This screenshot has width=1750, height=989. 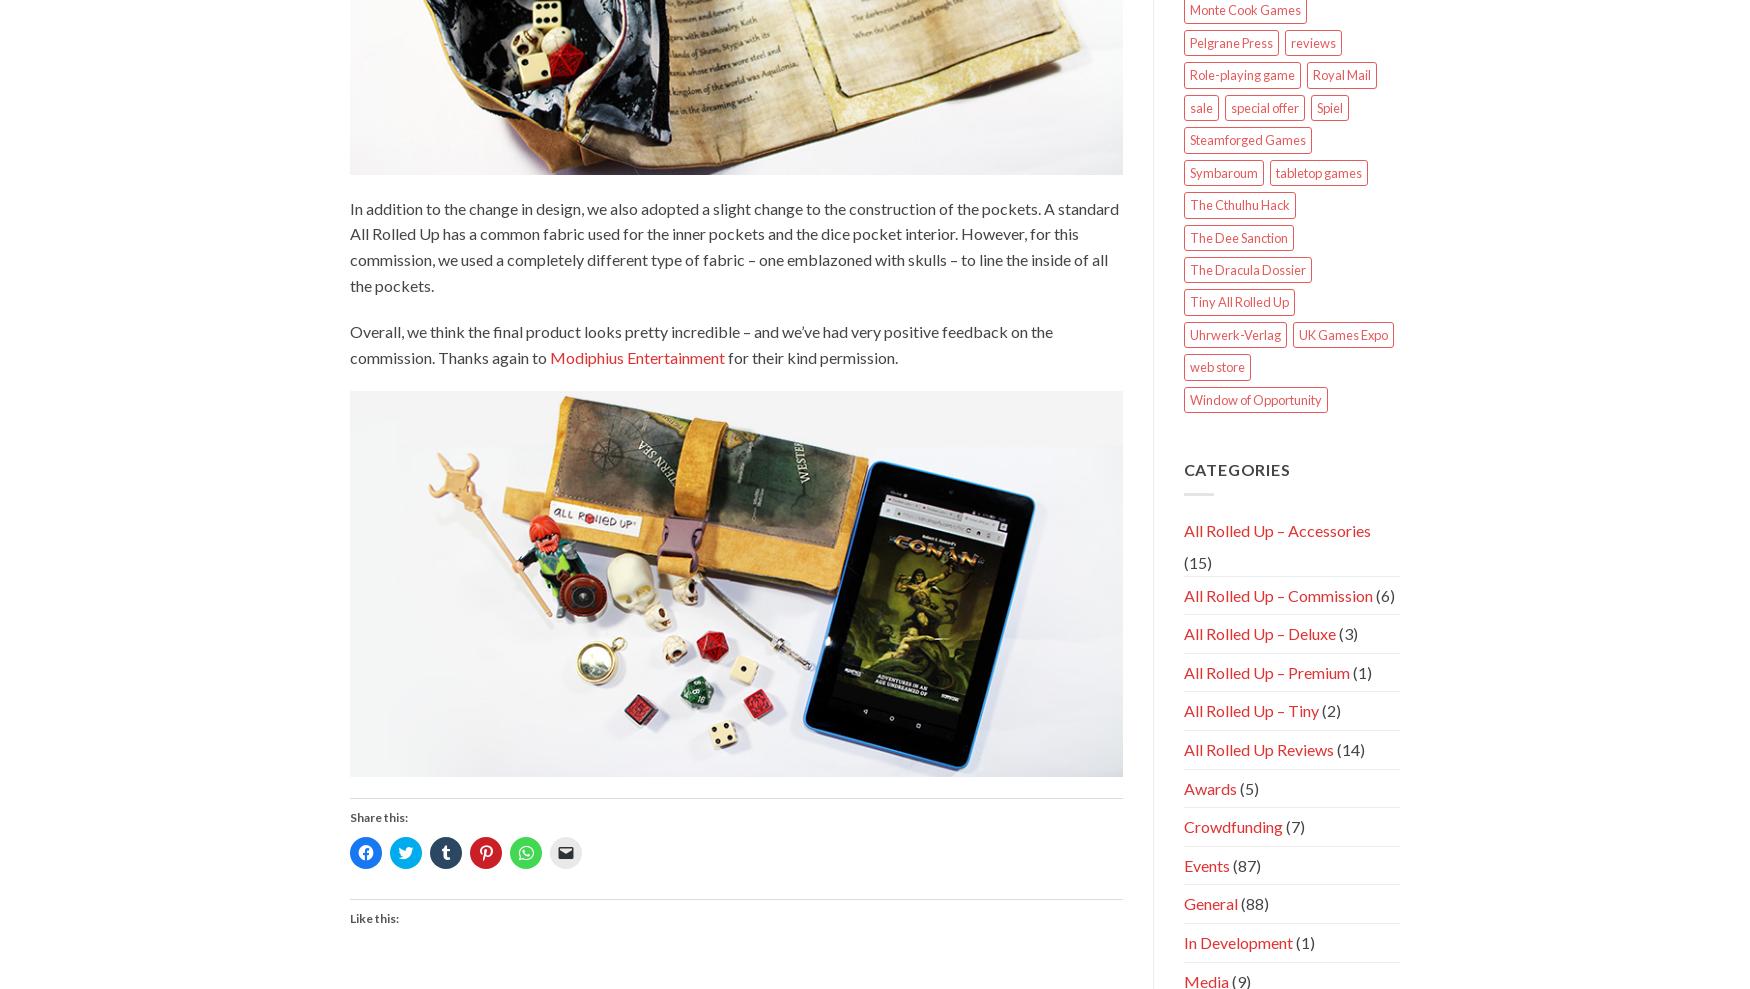 What do you see at coordinates (1251, 902) in the screenshot?
I see `'(88)'` at bounding box center [1251, 902].